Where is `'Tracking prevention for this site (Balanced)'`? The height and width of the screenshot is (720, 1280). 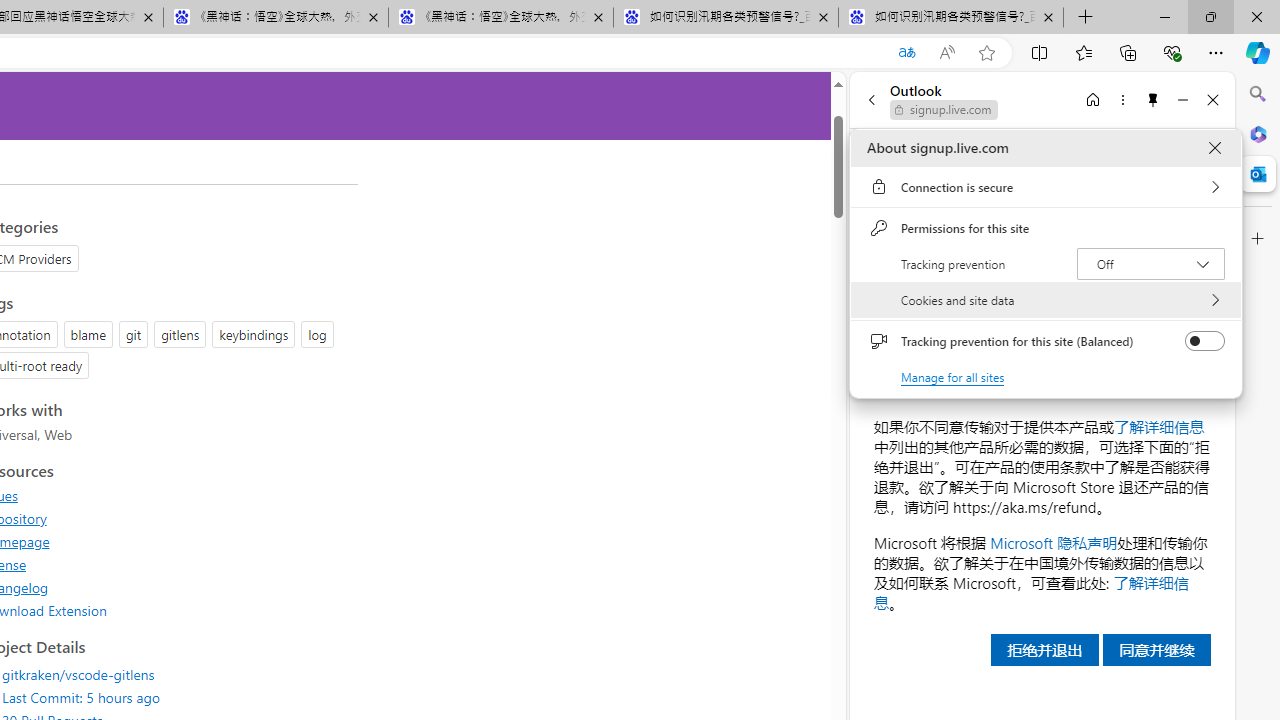
'Tracking prevention for this site (Balanced)' is located at coordinates (1204, 340).